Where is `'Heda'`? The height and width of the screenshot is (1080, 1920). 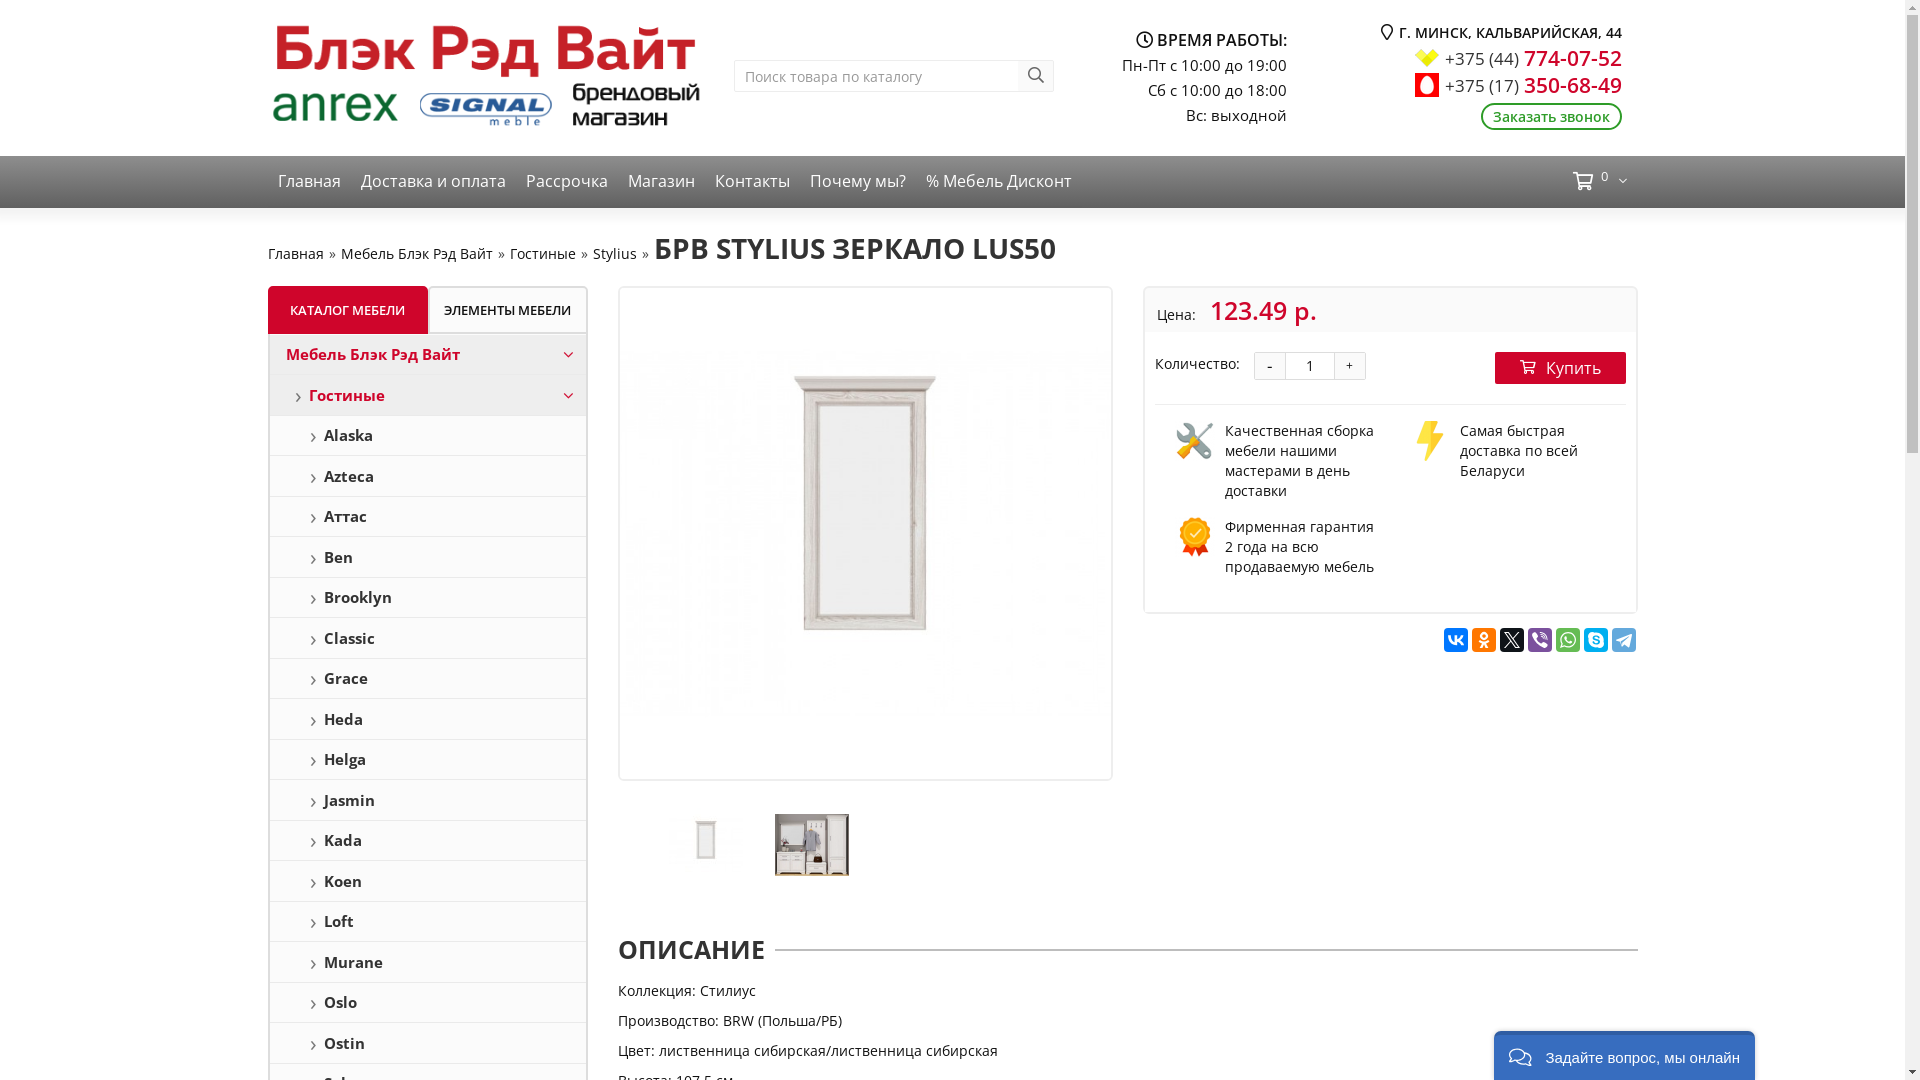
'Heda' is located at coordinates (426, 717).